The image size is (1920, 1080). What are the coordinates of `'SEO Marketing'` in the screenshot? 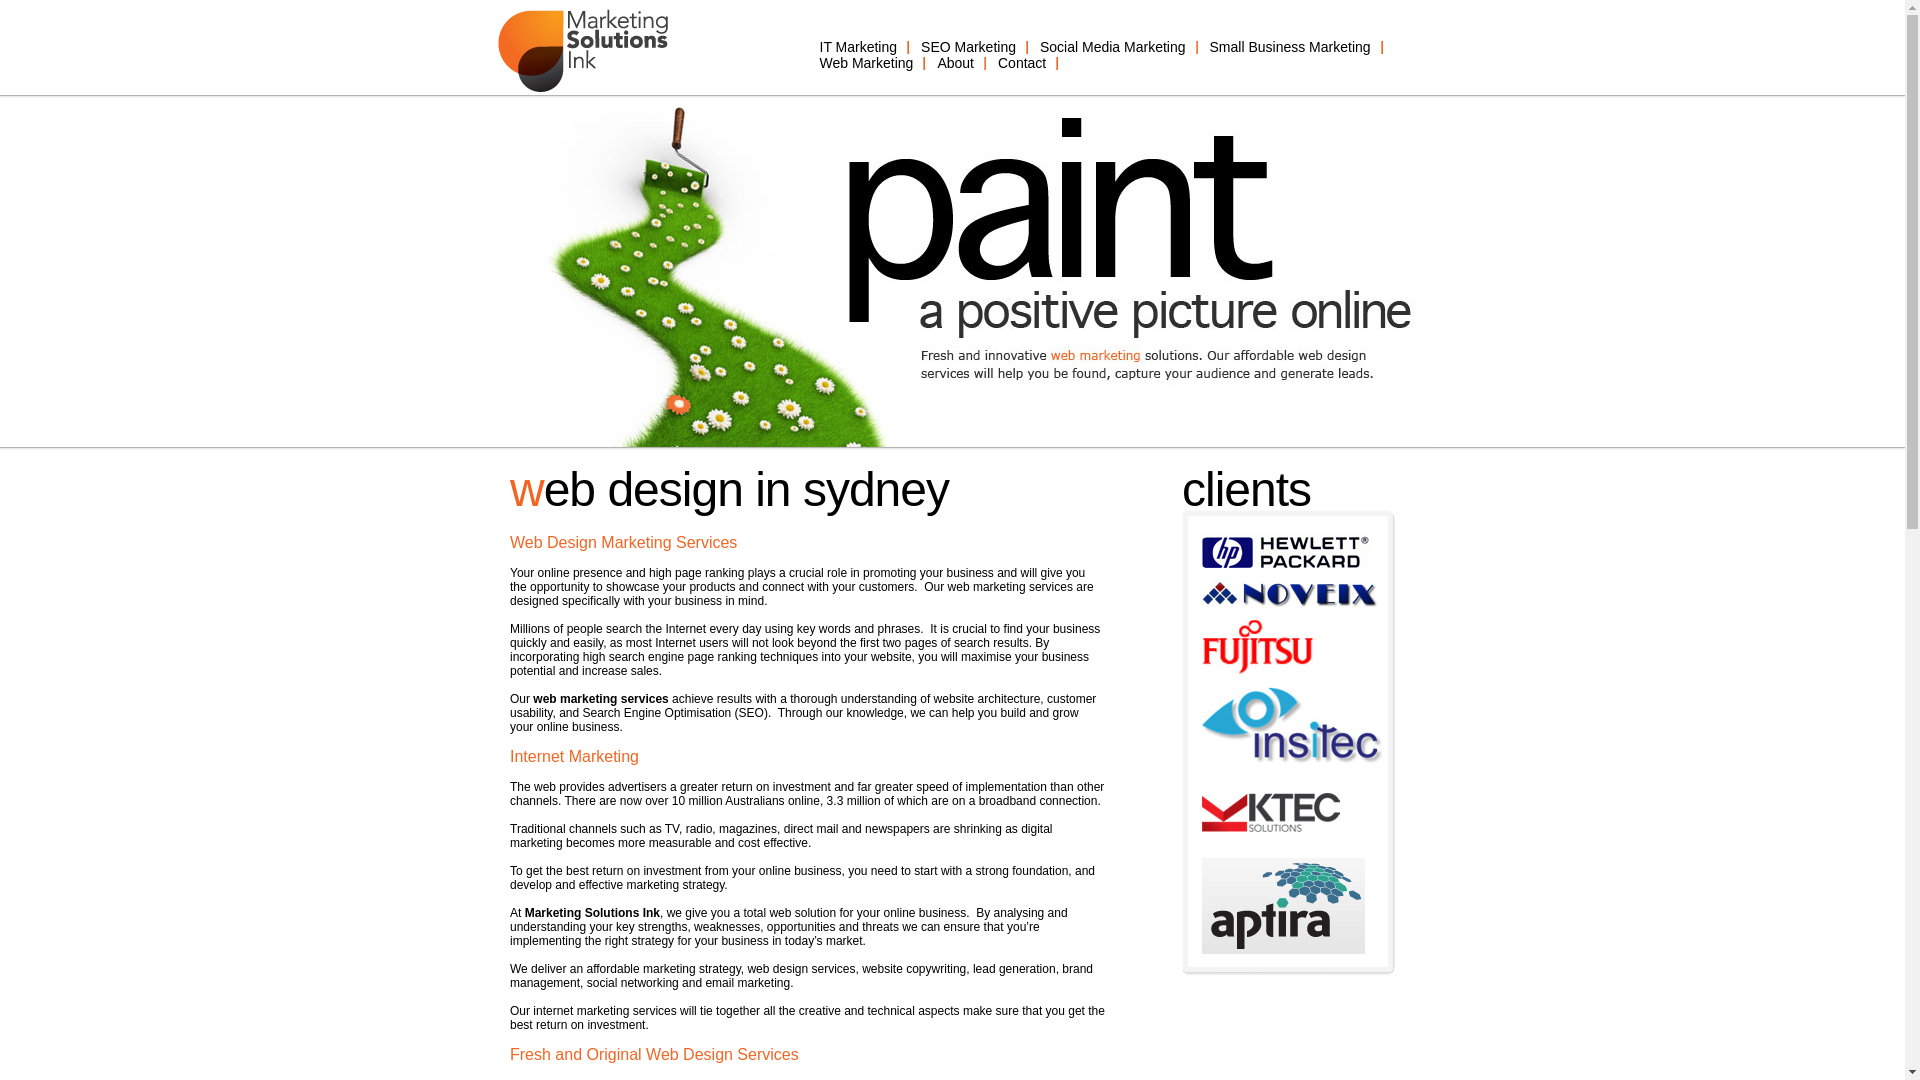 It's located at (968, 45).